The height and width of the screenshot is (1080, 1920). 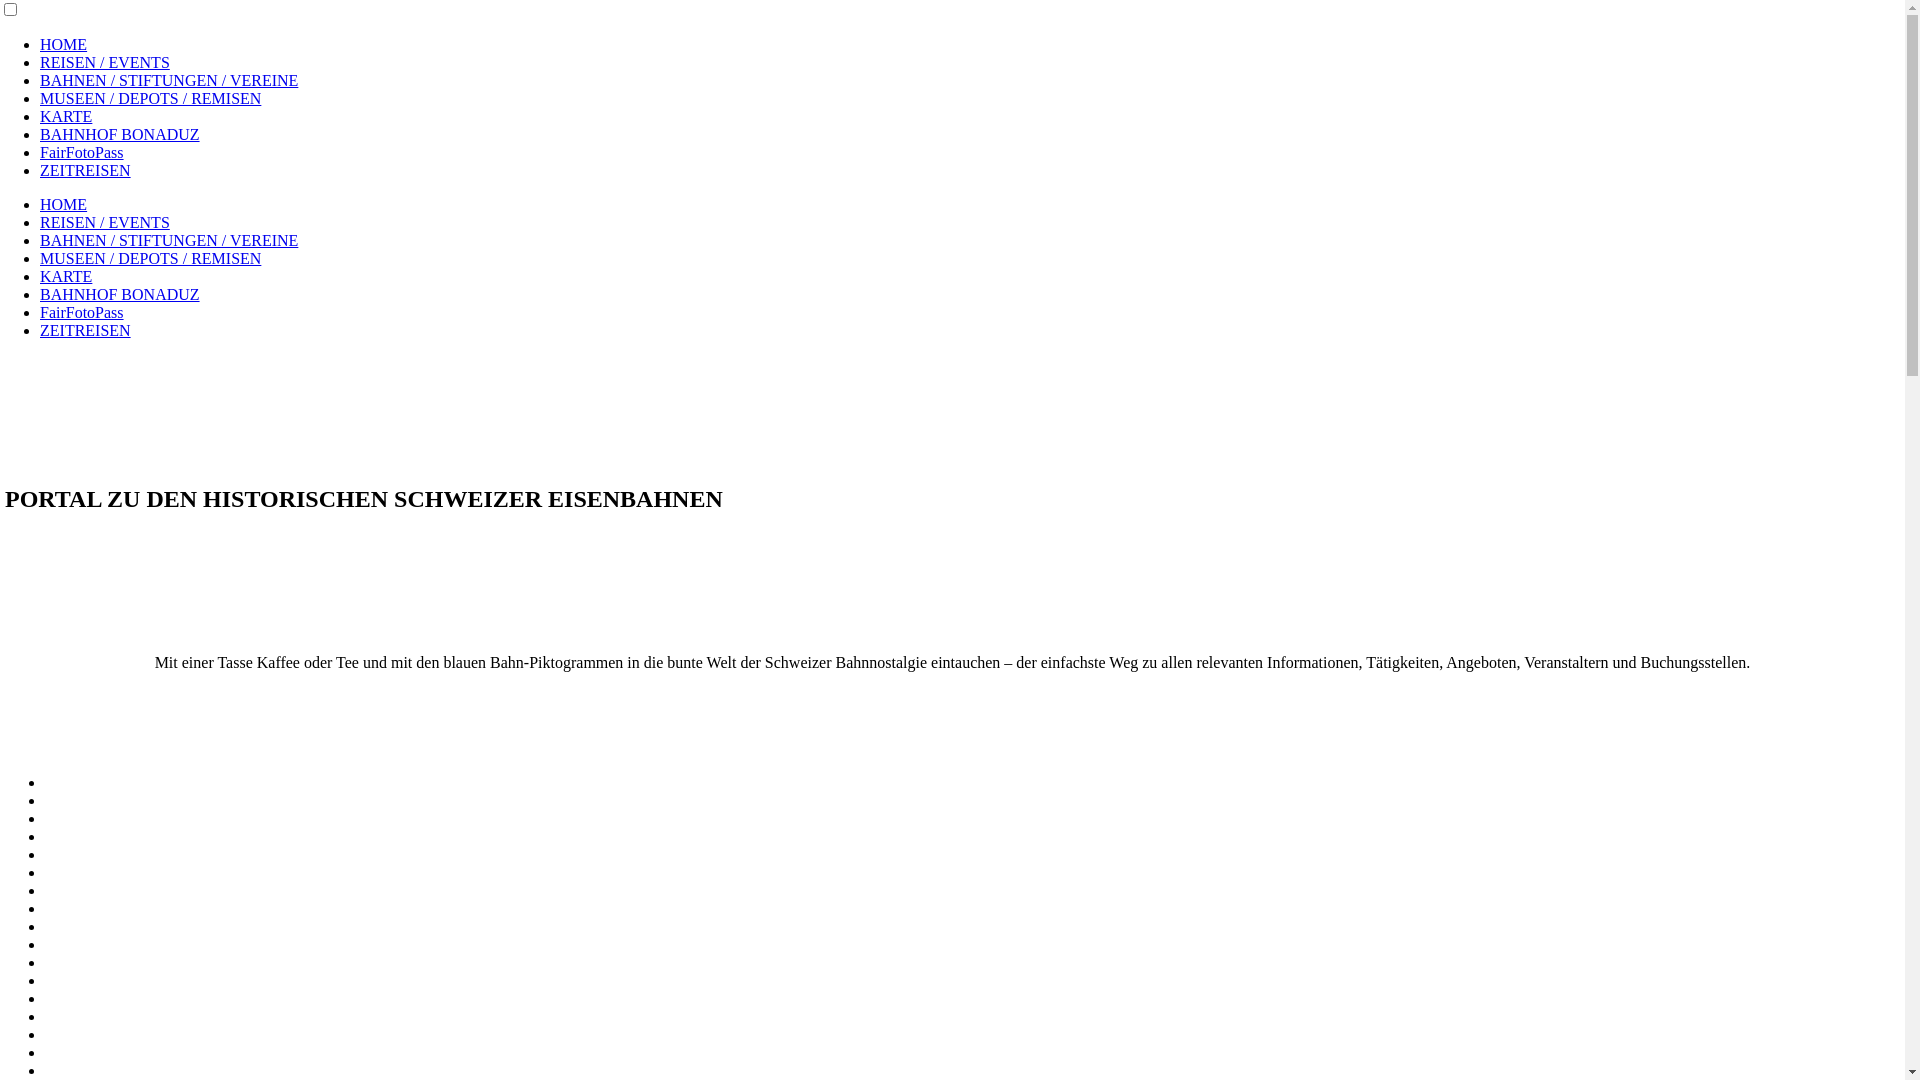 I want to click on 'HOME', so click(x=39, y=204).